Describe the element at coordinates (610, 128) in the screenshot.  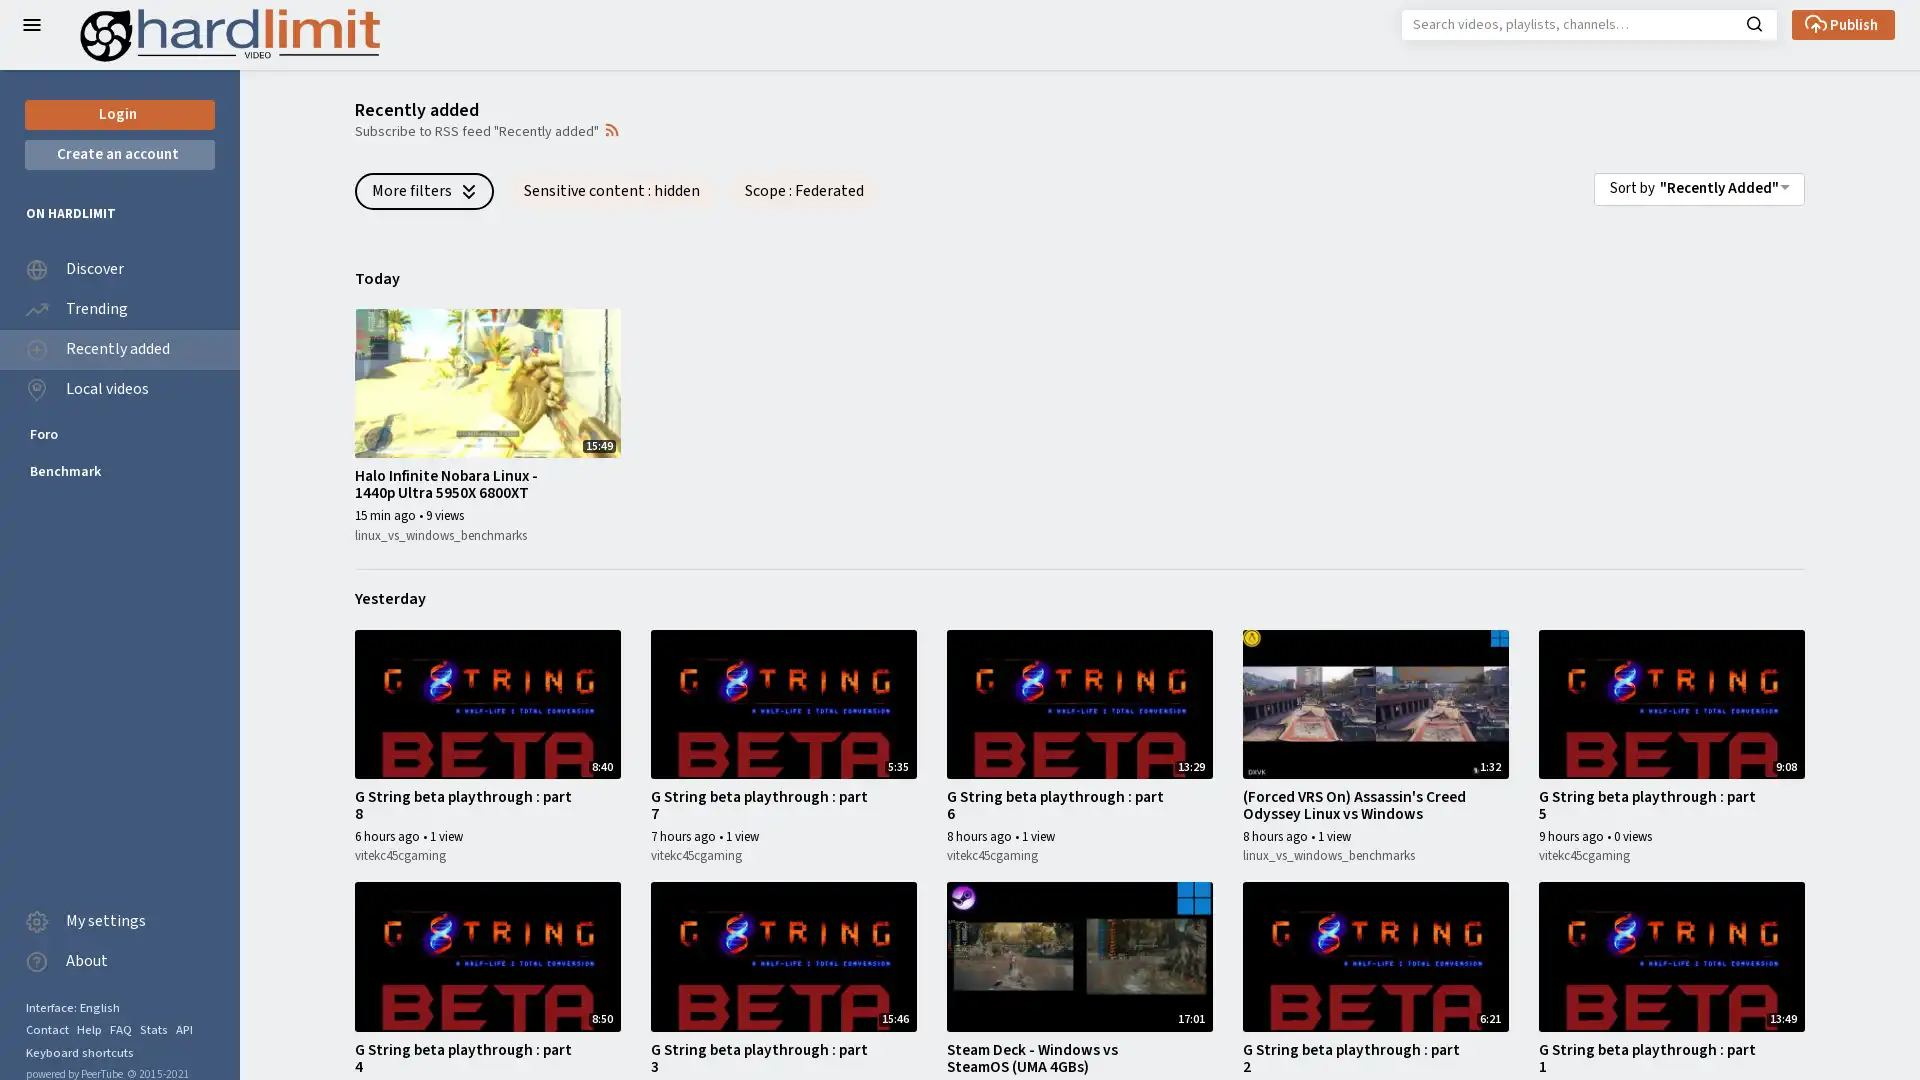
I see `Open syndication dropdown` at that location.